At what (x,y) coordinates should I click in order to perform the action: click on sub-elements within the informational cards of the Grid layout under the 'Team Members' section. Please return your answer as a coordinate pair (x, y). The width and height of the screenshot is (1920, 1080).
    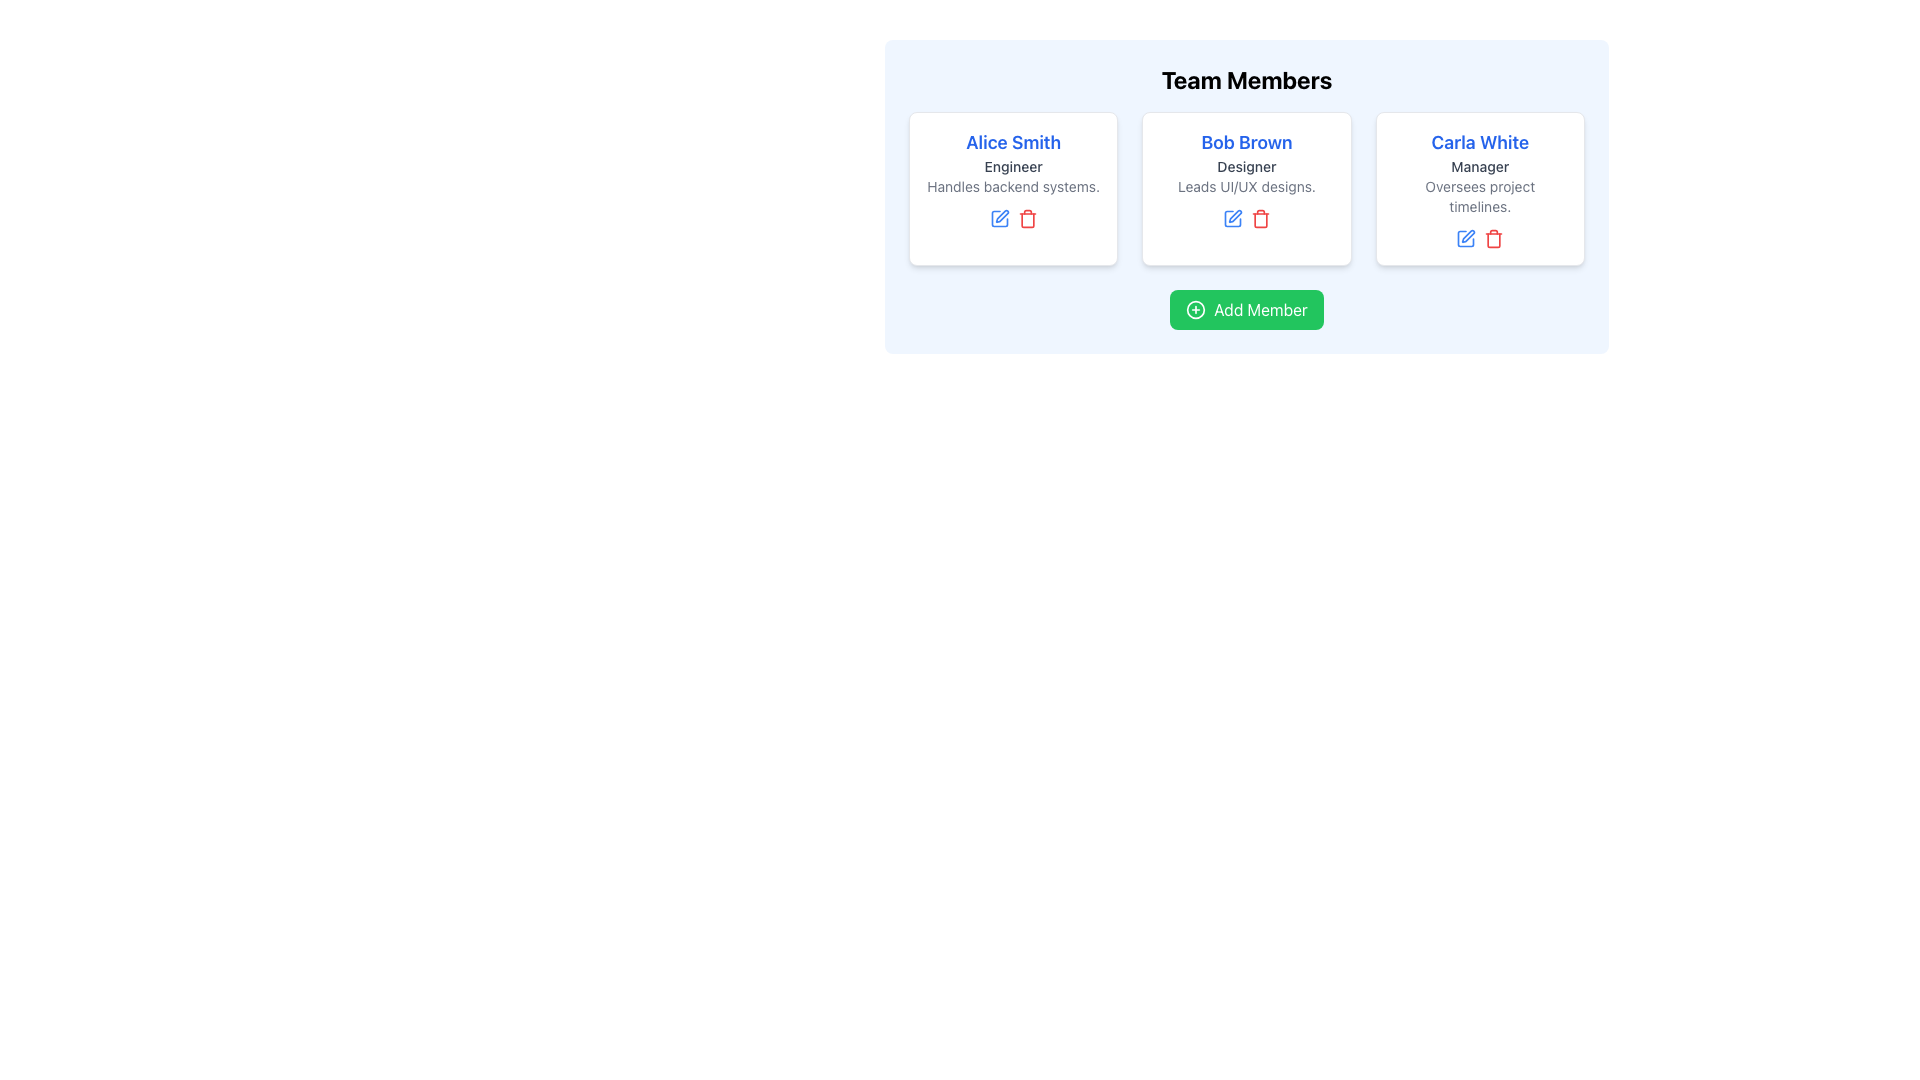
    Looking at the image, I should click on (1246, 189).